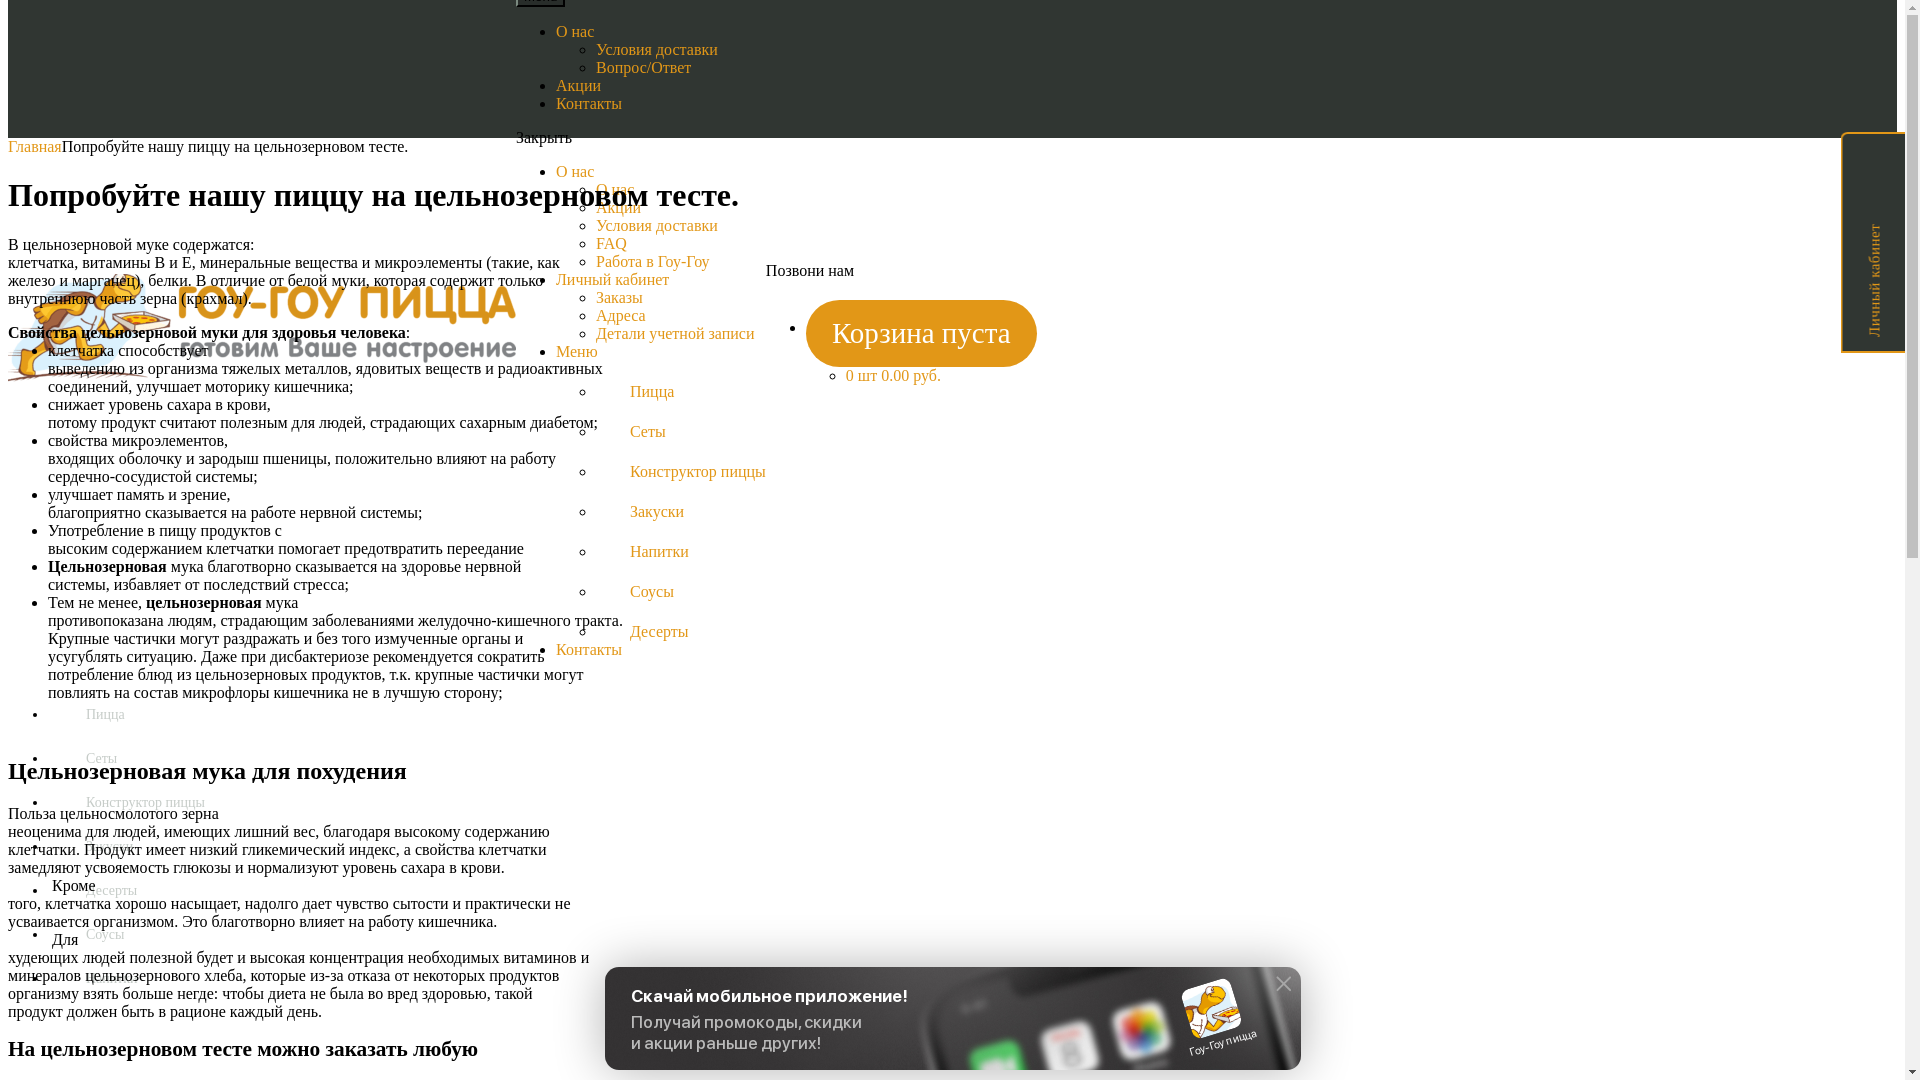  Describe the element at coordinates (610, 242) in the screenshot. I see `'FAQ'` at that location.